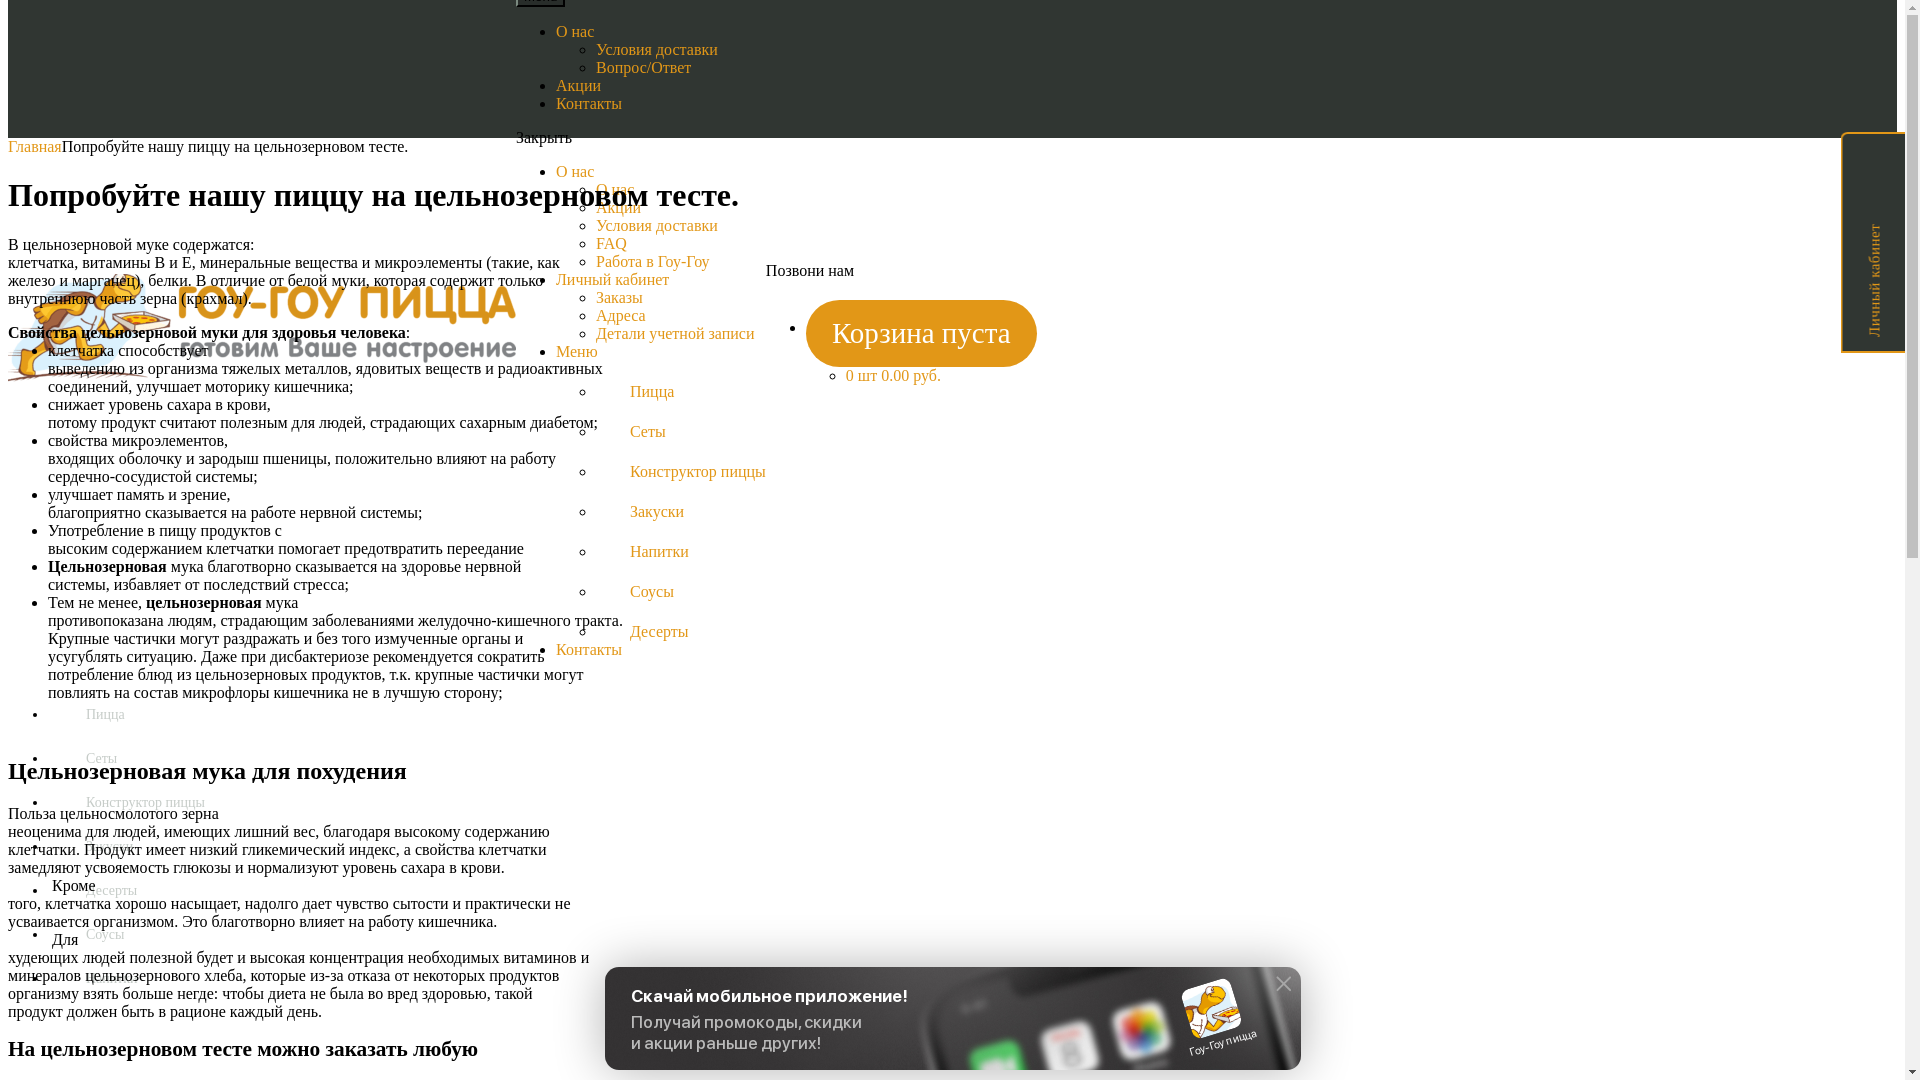  Describe the element at coordinates (610, 242) in the screenshot. I see `'FAQ'` at that location.